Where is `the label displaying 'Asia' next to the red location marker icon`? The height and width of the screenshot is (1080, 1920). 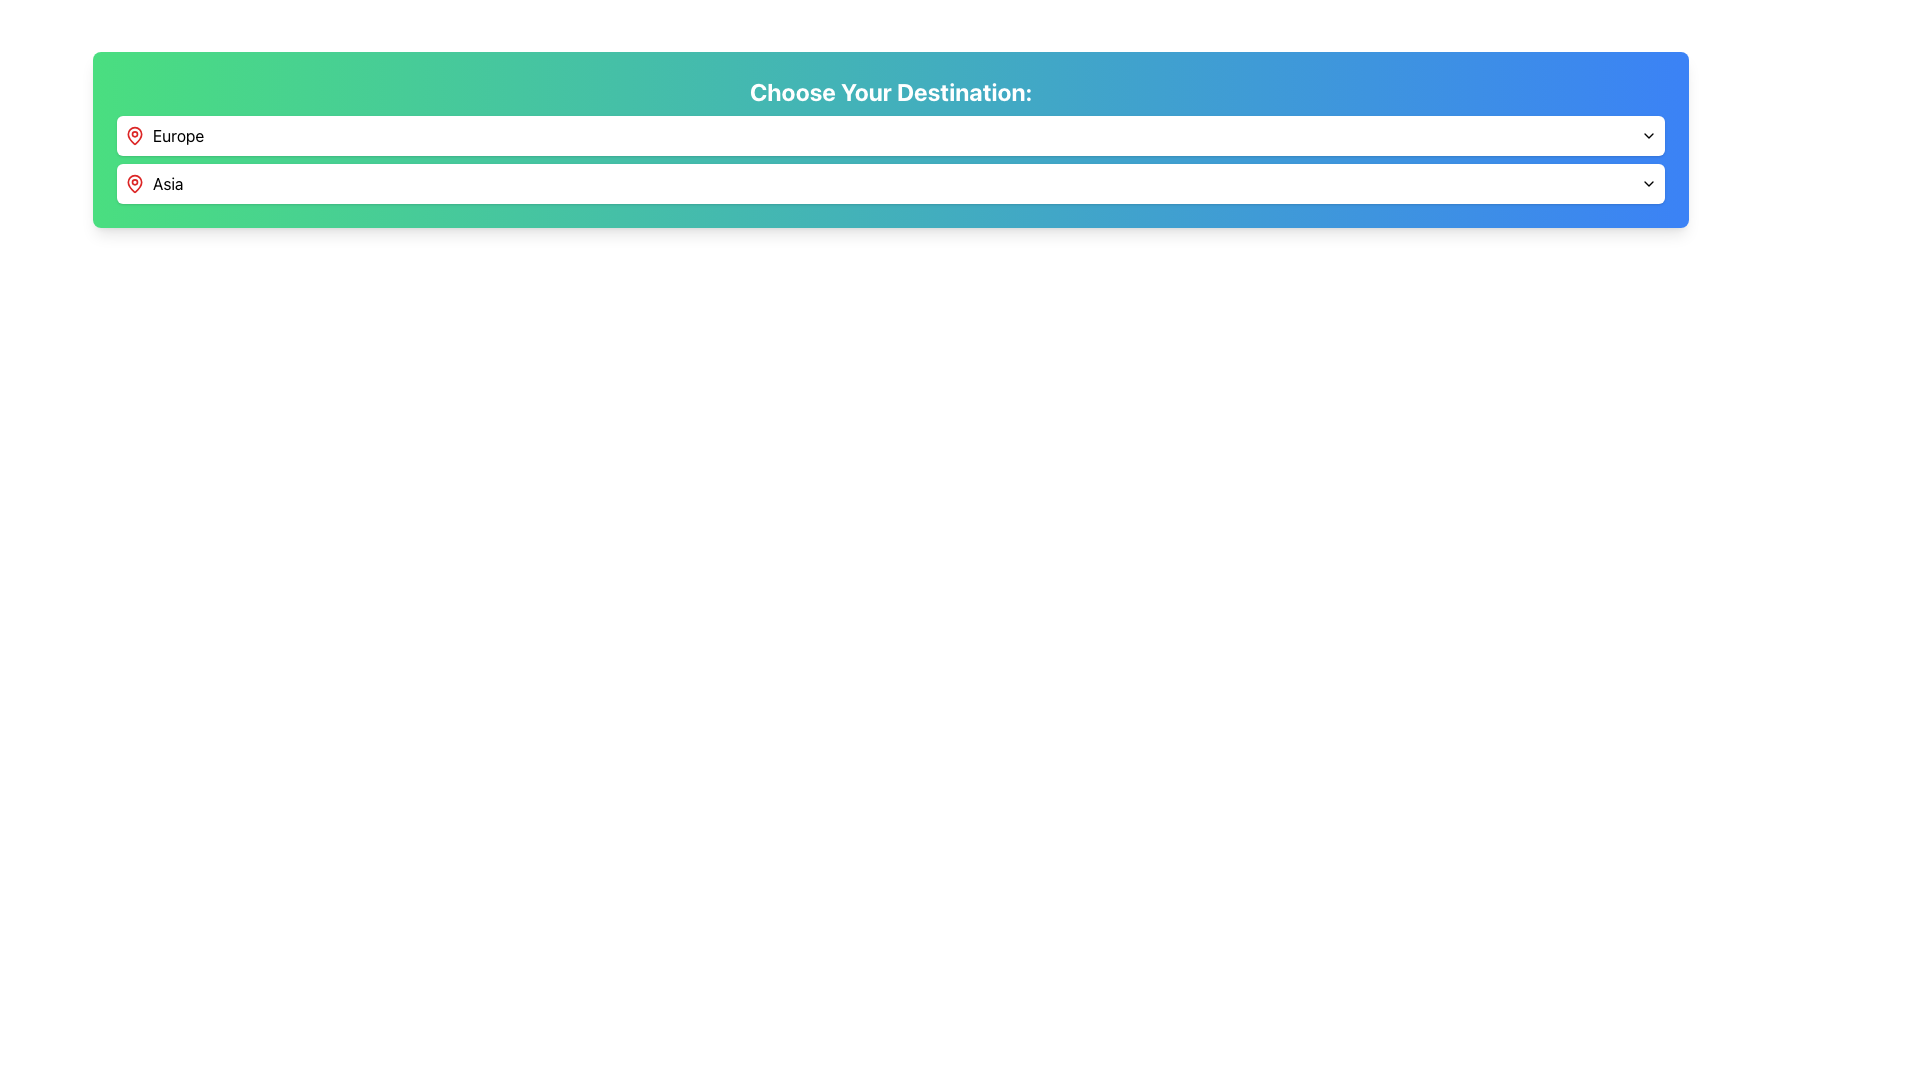 the label displaying 'Asia' next to the red location marker icon is located at coordinates (153, 184).